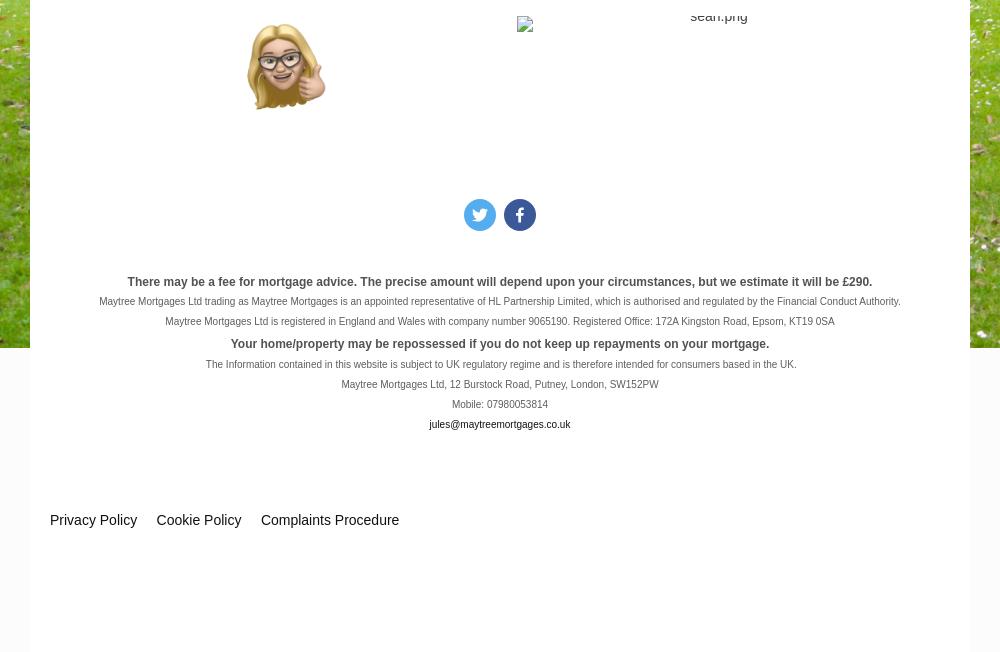  Describe the element at coordinates (498, 423) in the screenshot. I see `'jules@maytreemortgages.co.uk'` at that location.